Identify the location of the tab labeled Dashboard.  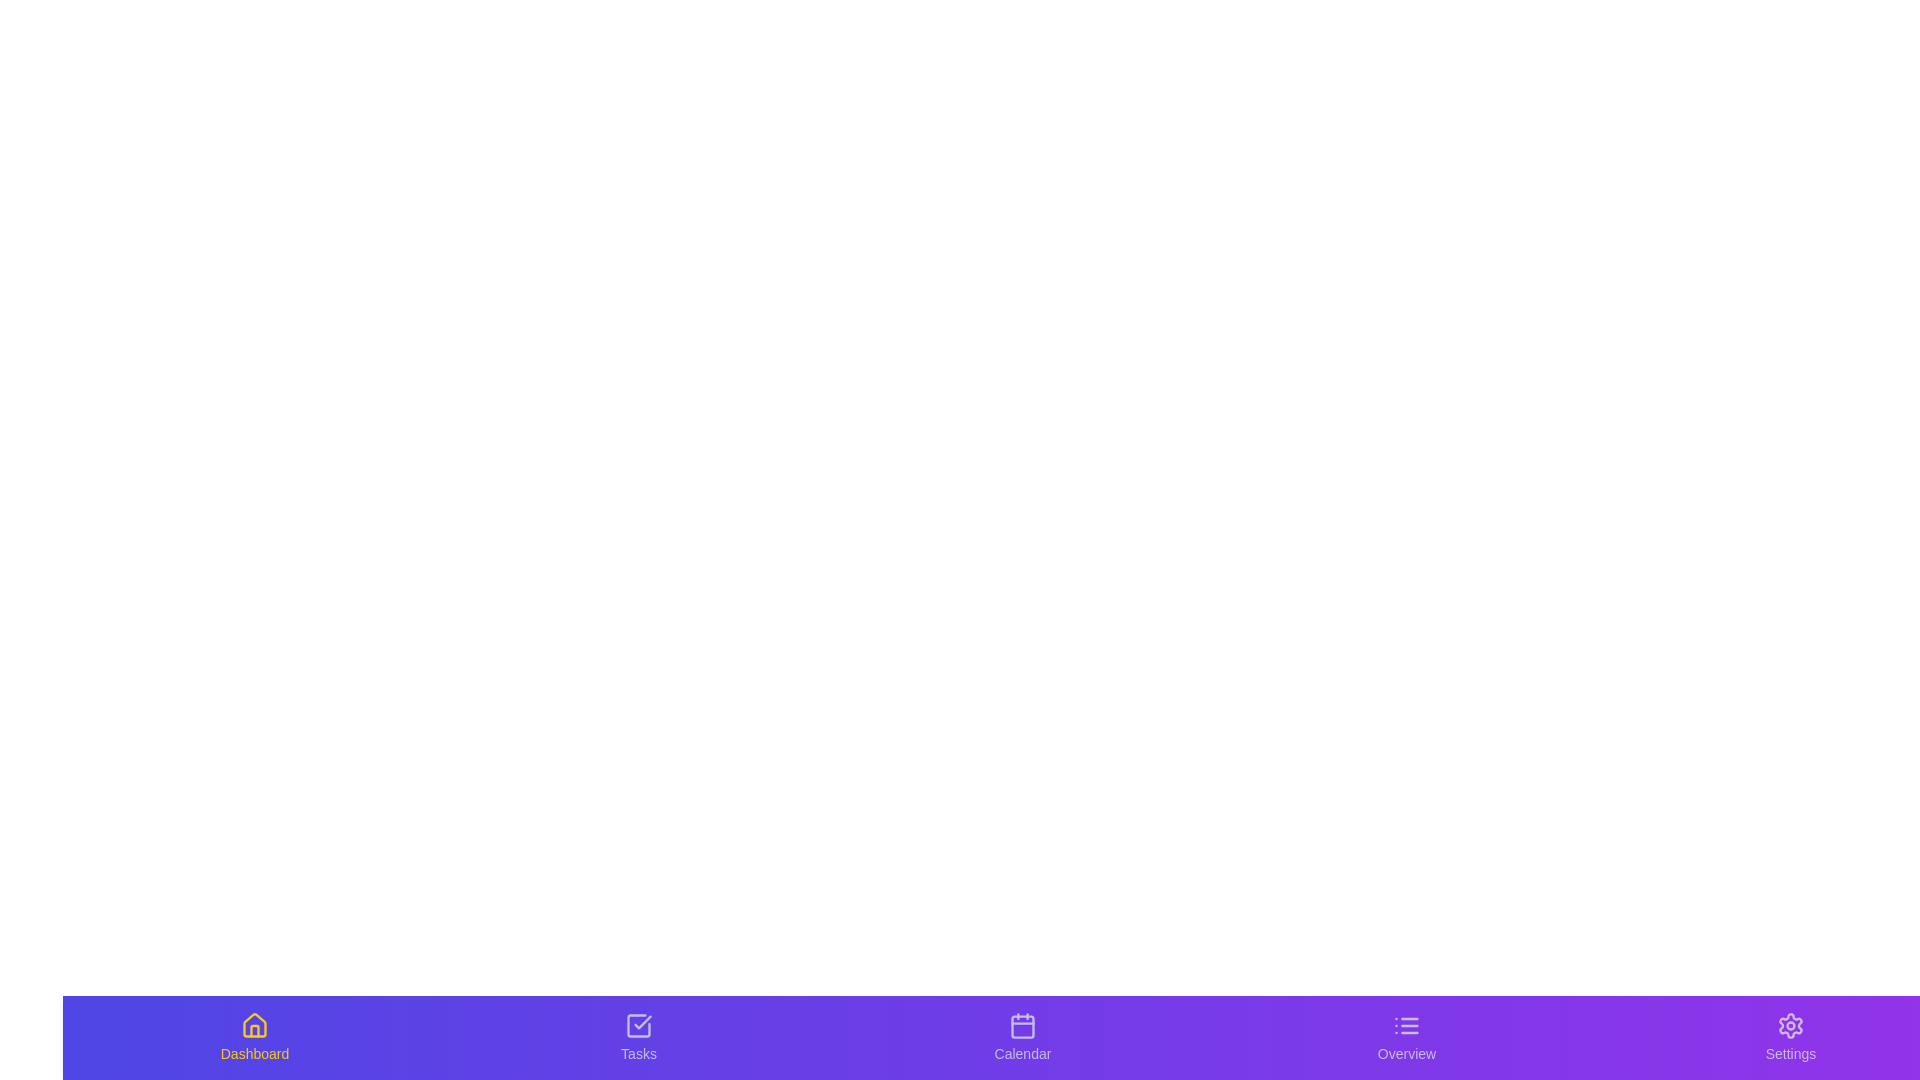
(253, 1036).